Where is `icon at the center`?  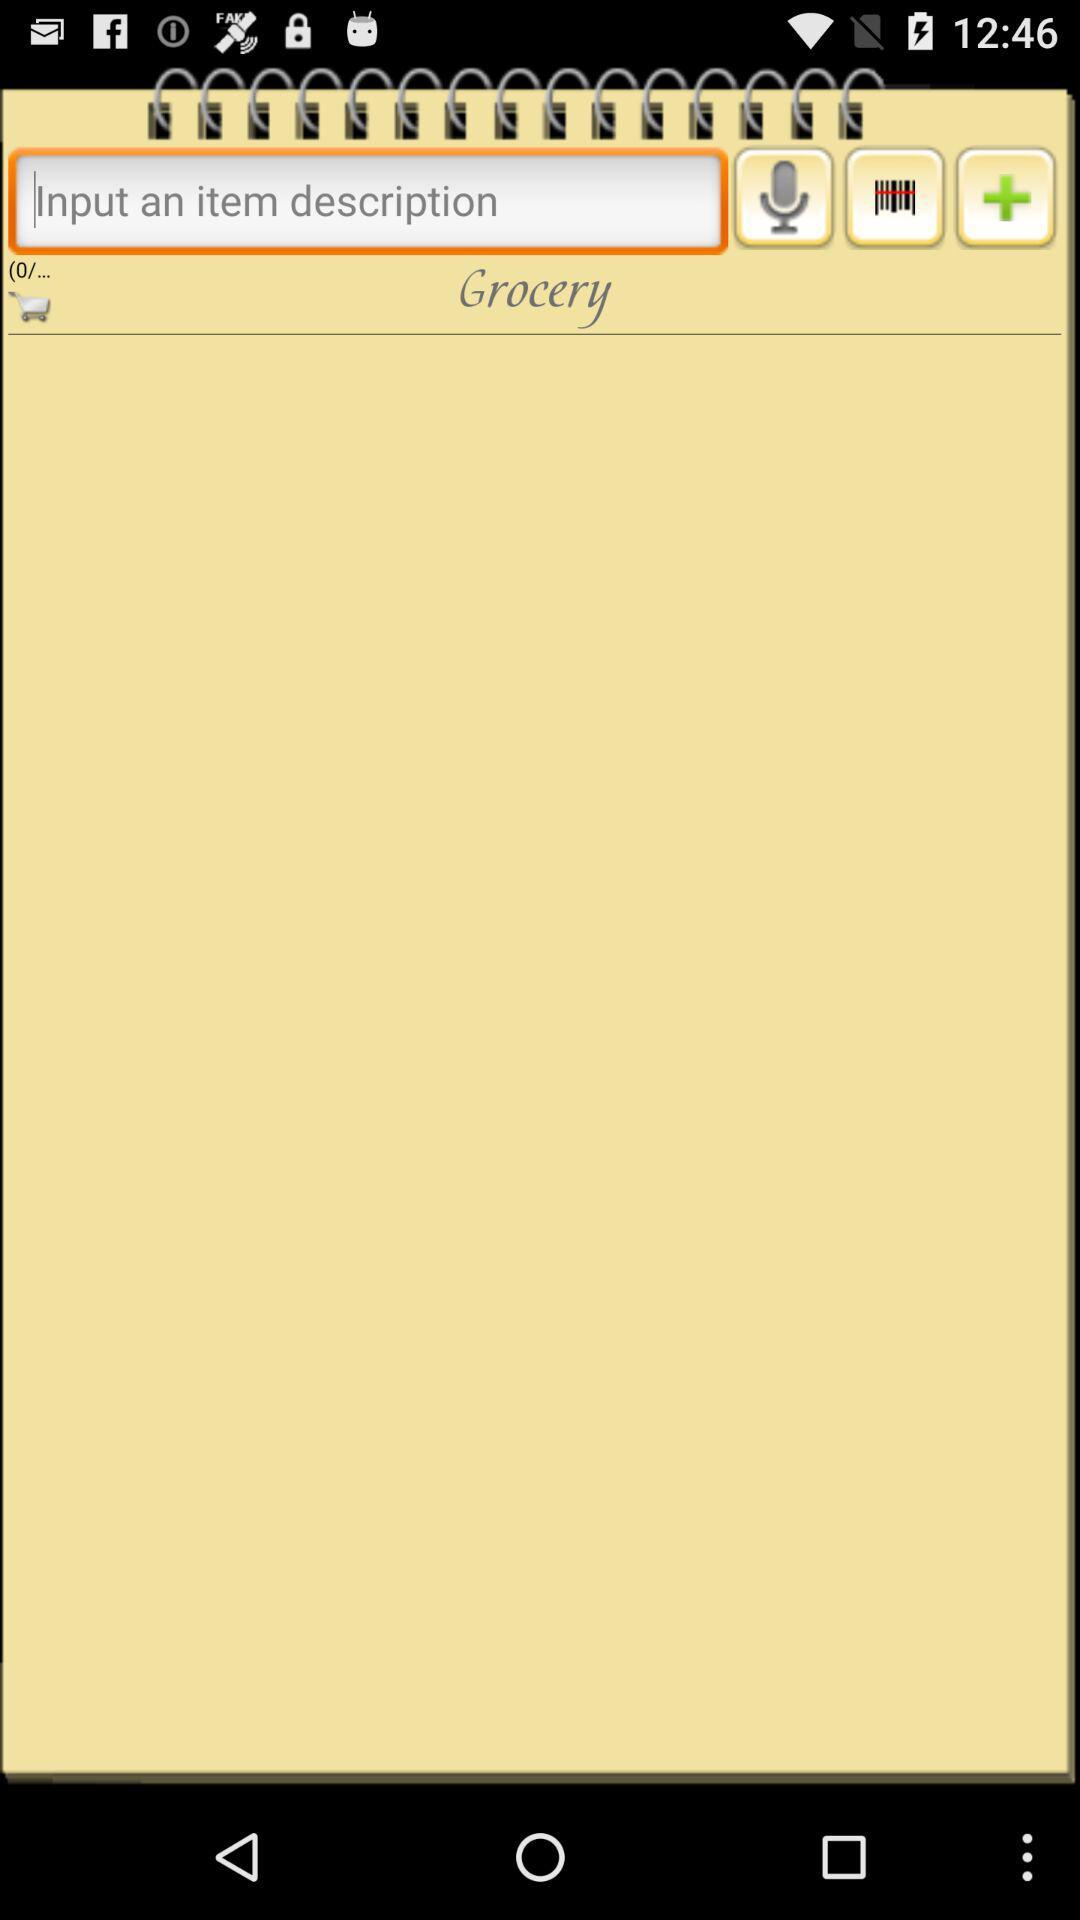 icon at the center is located at coordinates (533, 1050).